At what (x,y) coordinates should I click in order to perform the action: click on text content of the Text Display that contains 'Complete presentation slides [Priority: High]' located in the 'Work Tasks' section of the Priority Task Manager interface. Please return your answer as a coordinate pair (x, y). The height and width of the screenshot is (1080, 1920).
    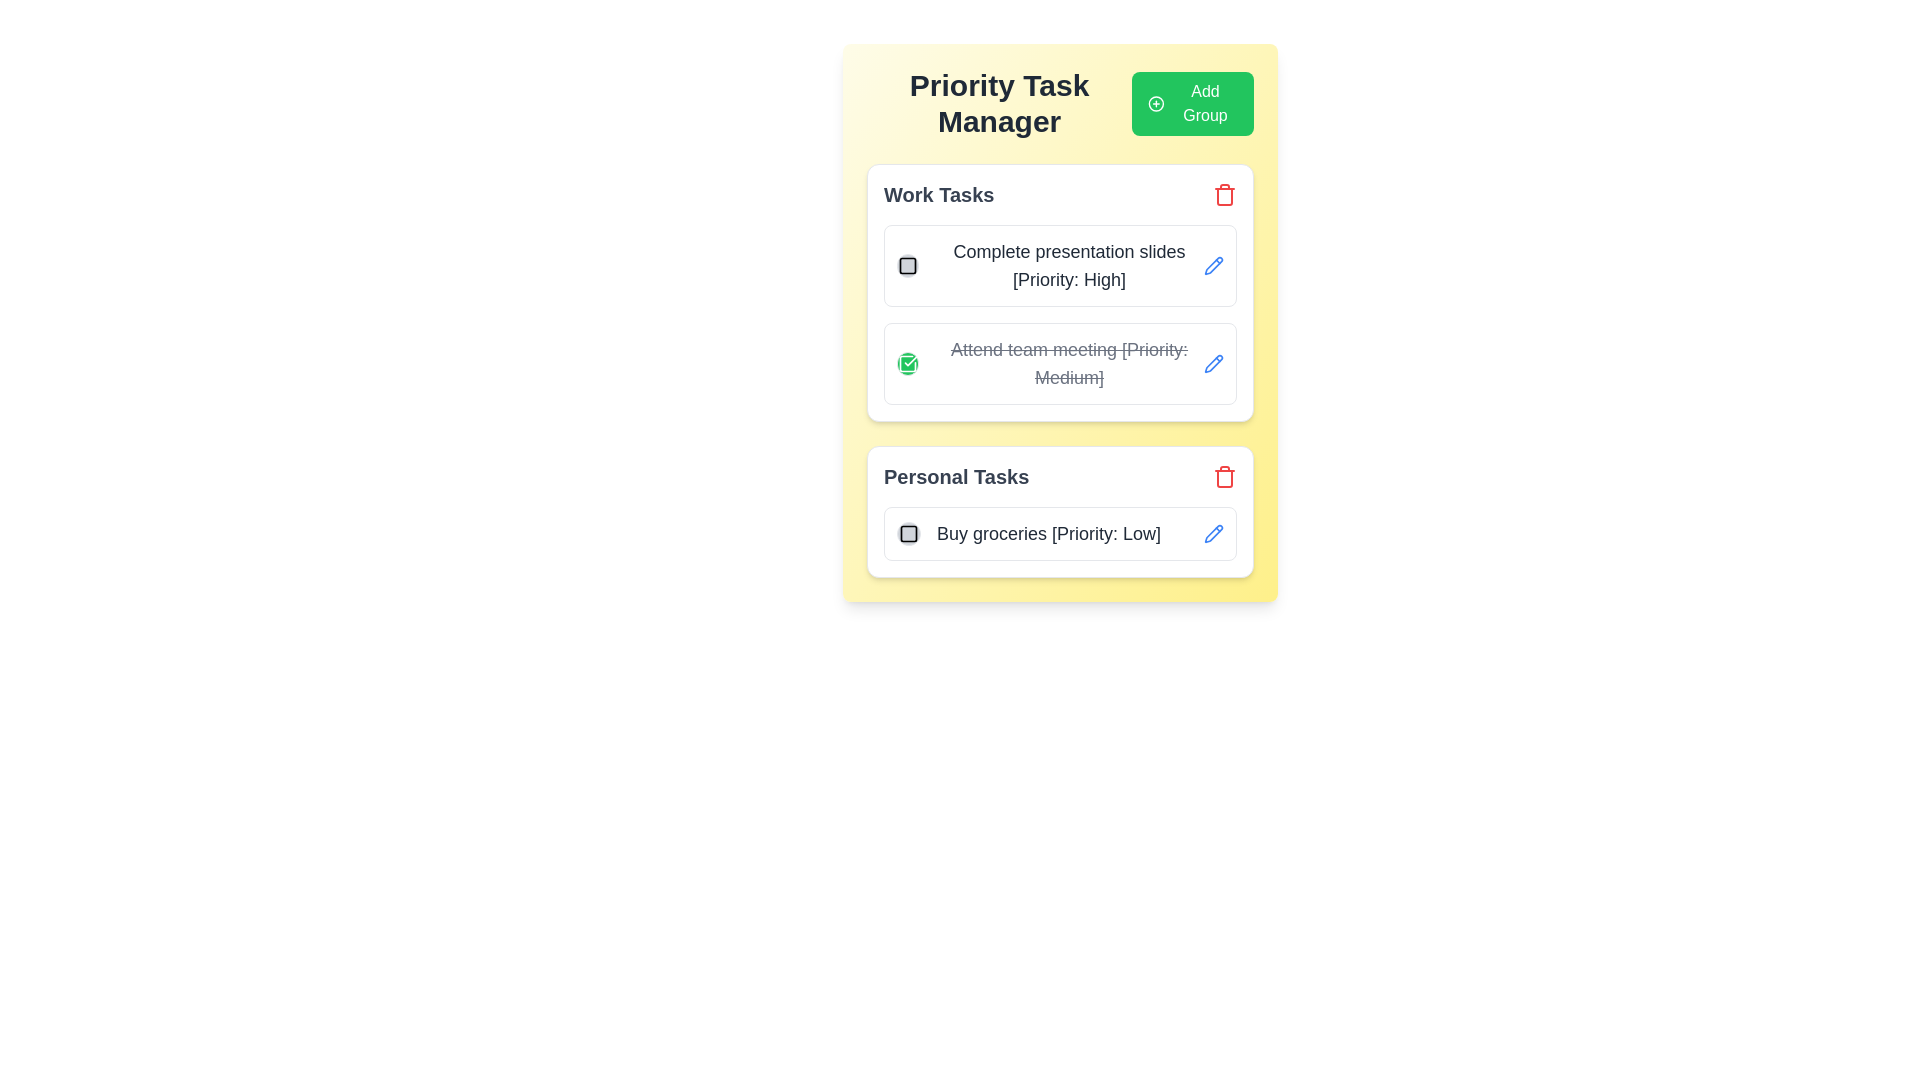
    Looking at the image, I should click on (1068, 265).